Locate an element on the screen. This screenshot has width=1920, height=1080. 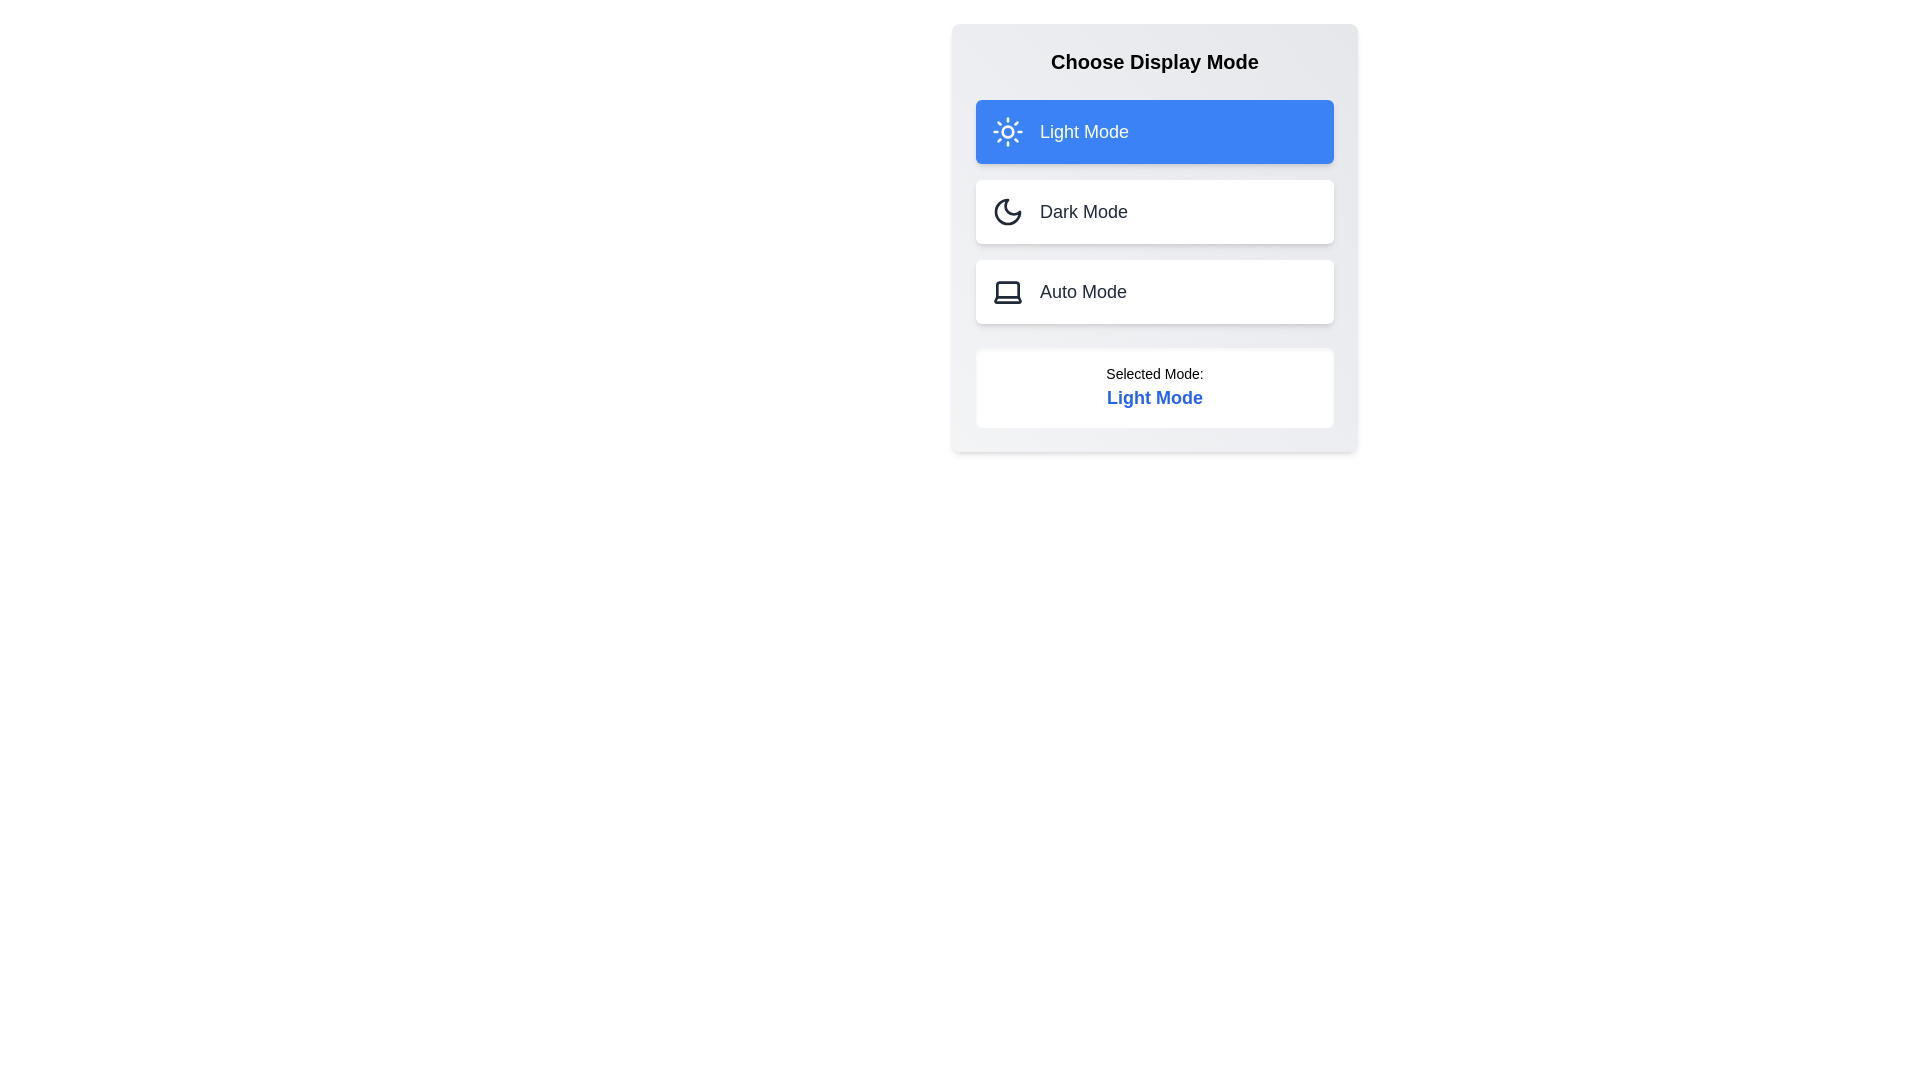
the button corresponding to Dark Mode is located at coordinates (1155, 212).